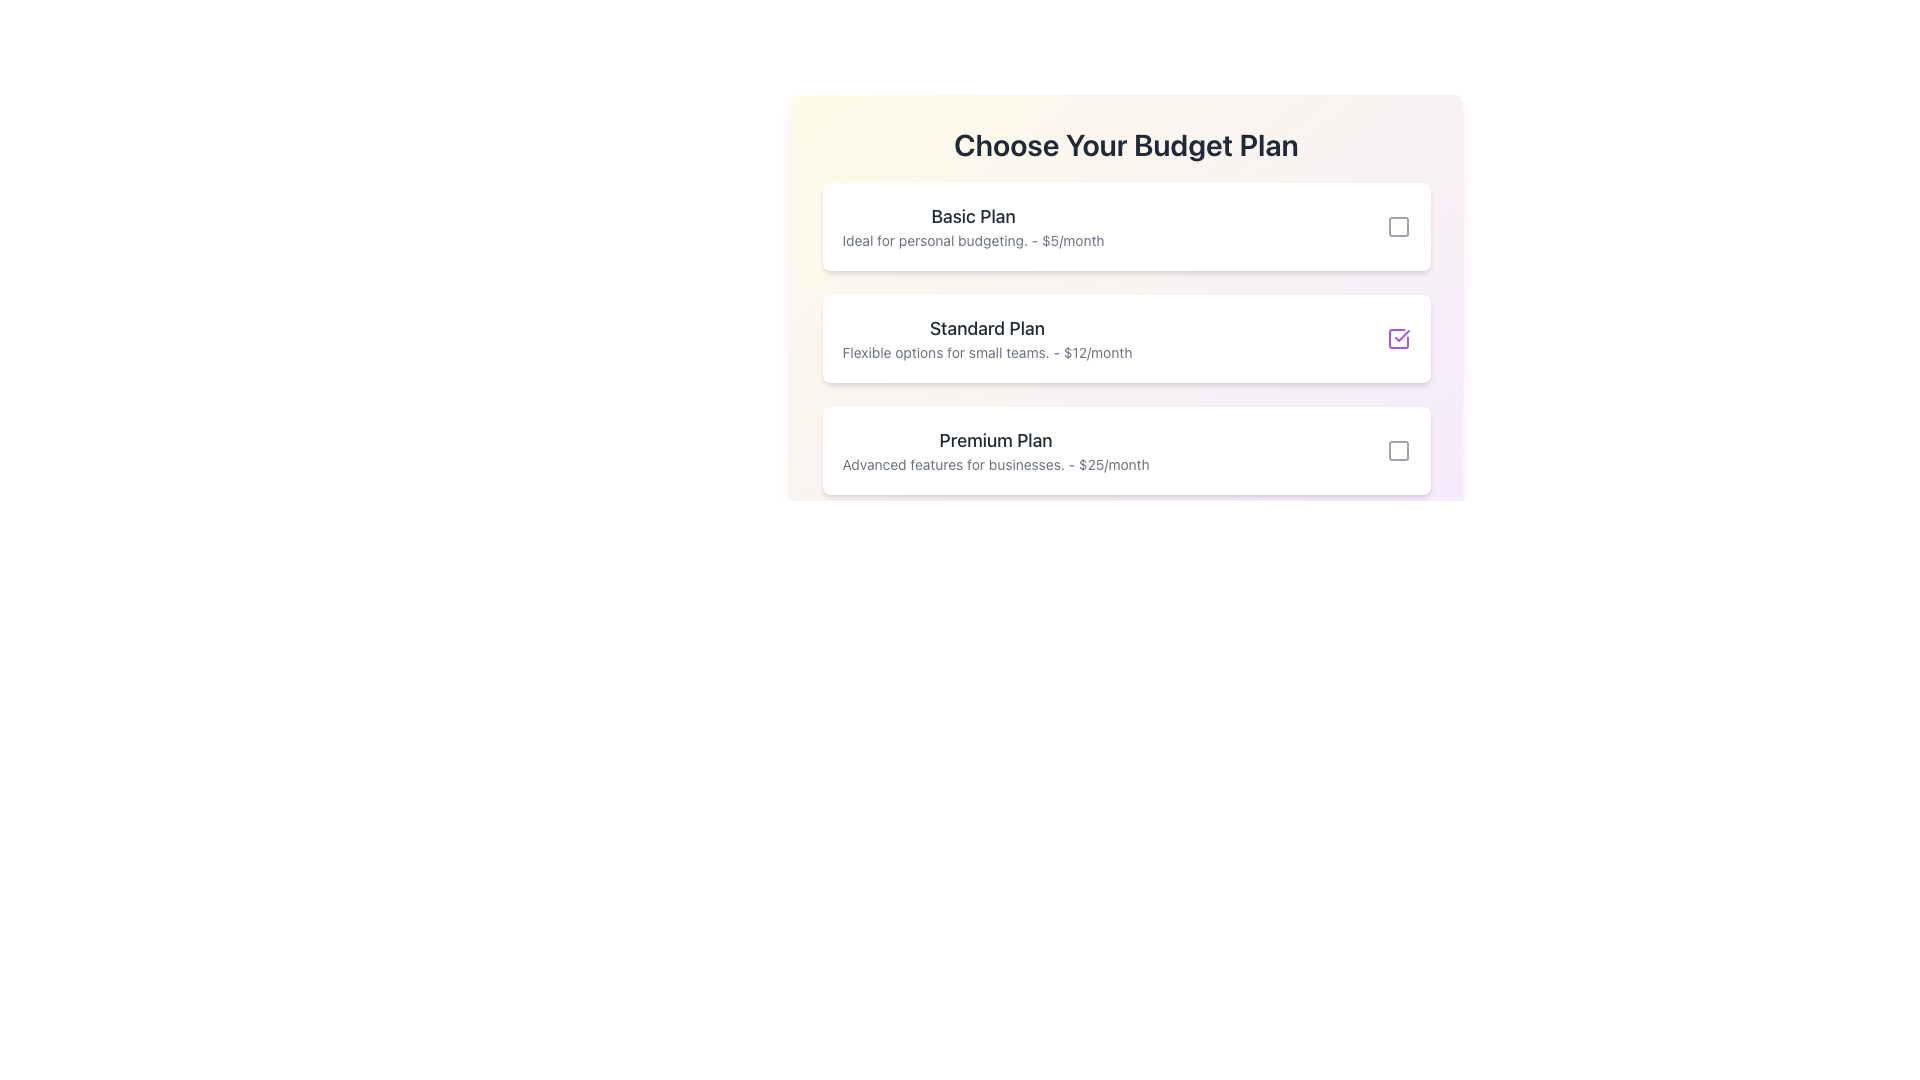 This screenshot has width=1920, height=1080. What do you see at coordinates (1126, 338) in the screenshot?
I see `the 'Standard Plan' selectable list item` at bounding box center [1126, 338].